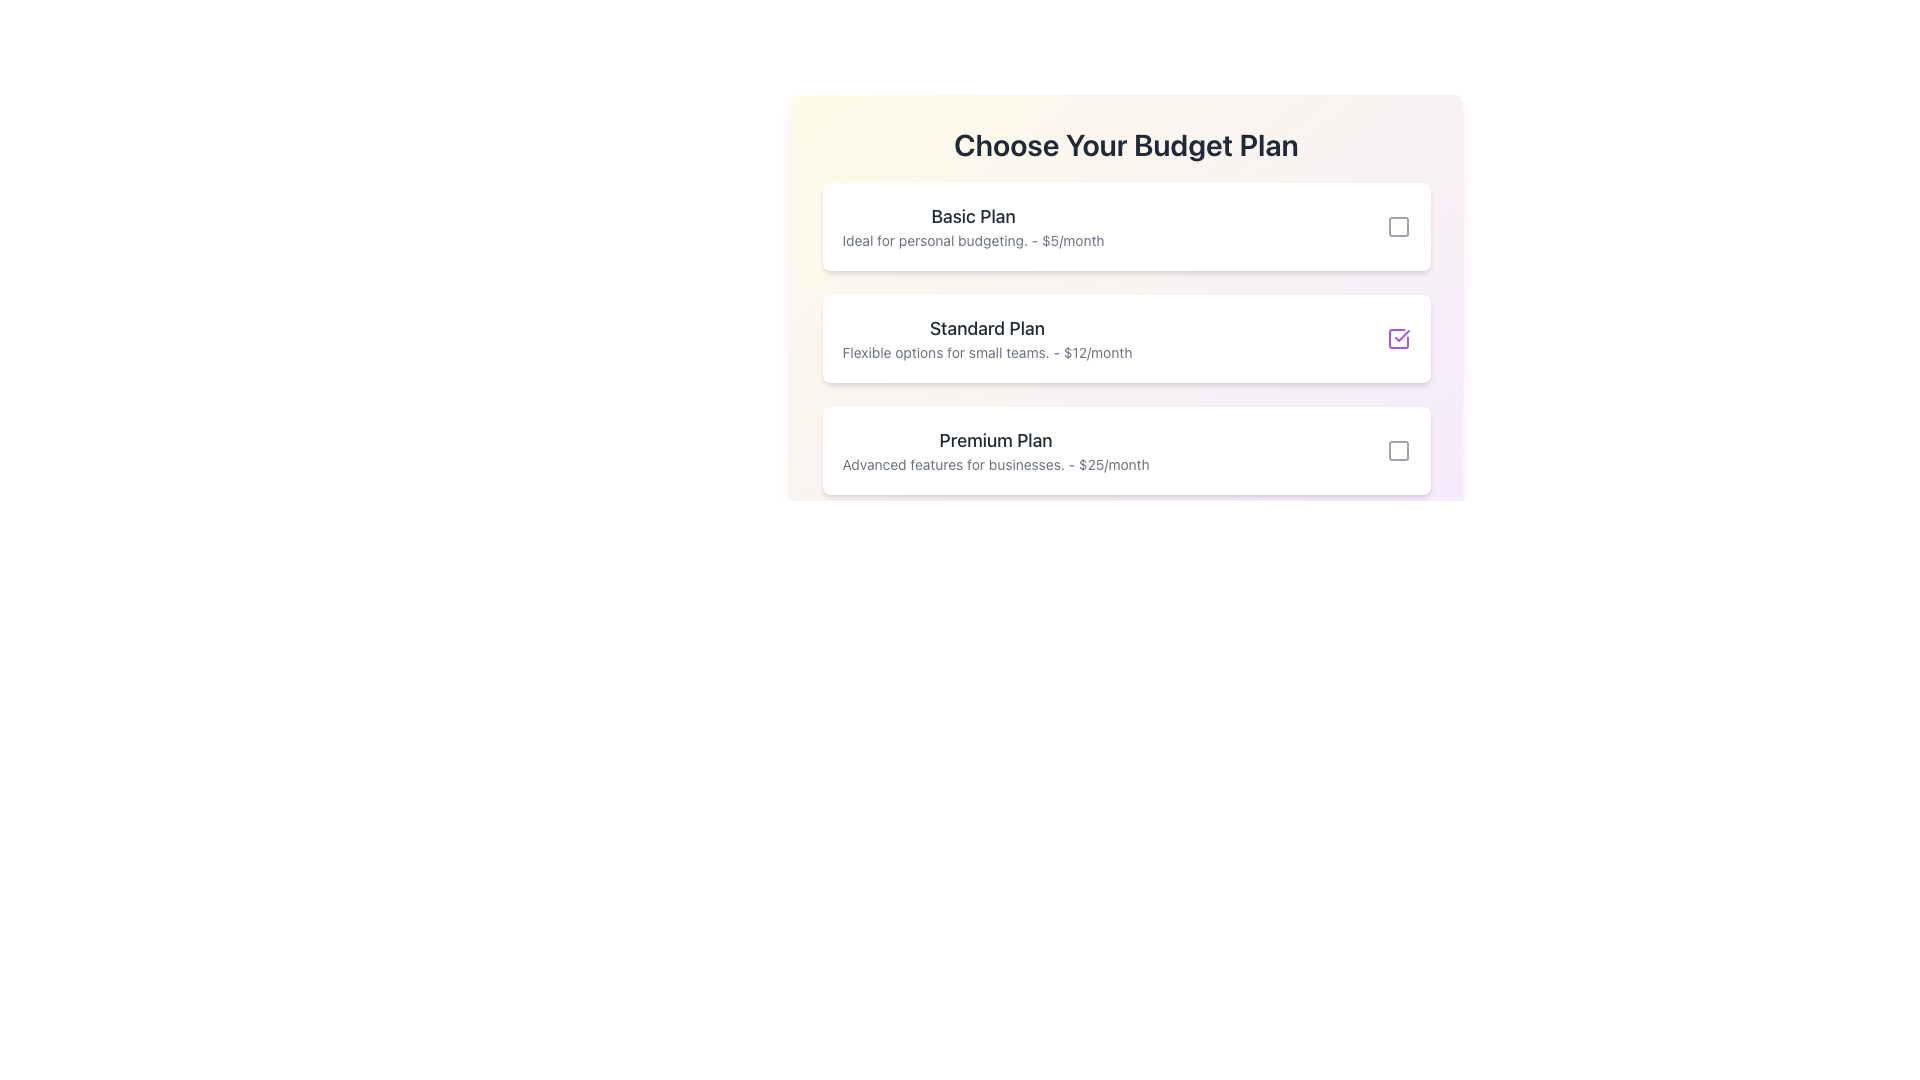 This screenshot has width=1920, height=1080. What do you see at coordinates (1126, 338) in the screenshot?
I see `the 'Standard Plan' selectable list item` at bounding box center [1126, 338].